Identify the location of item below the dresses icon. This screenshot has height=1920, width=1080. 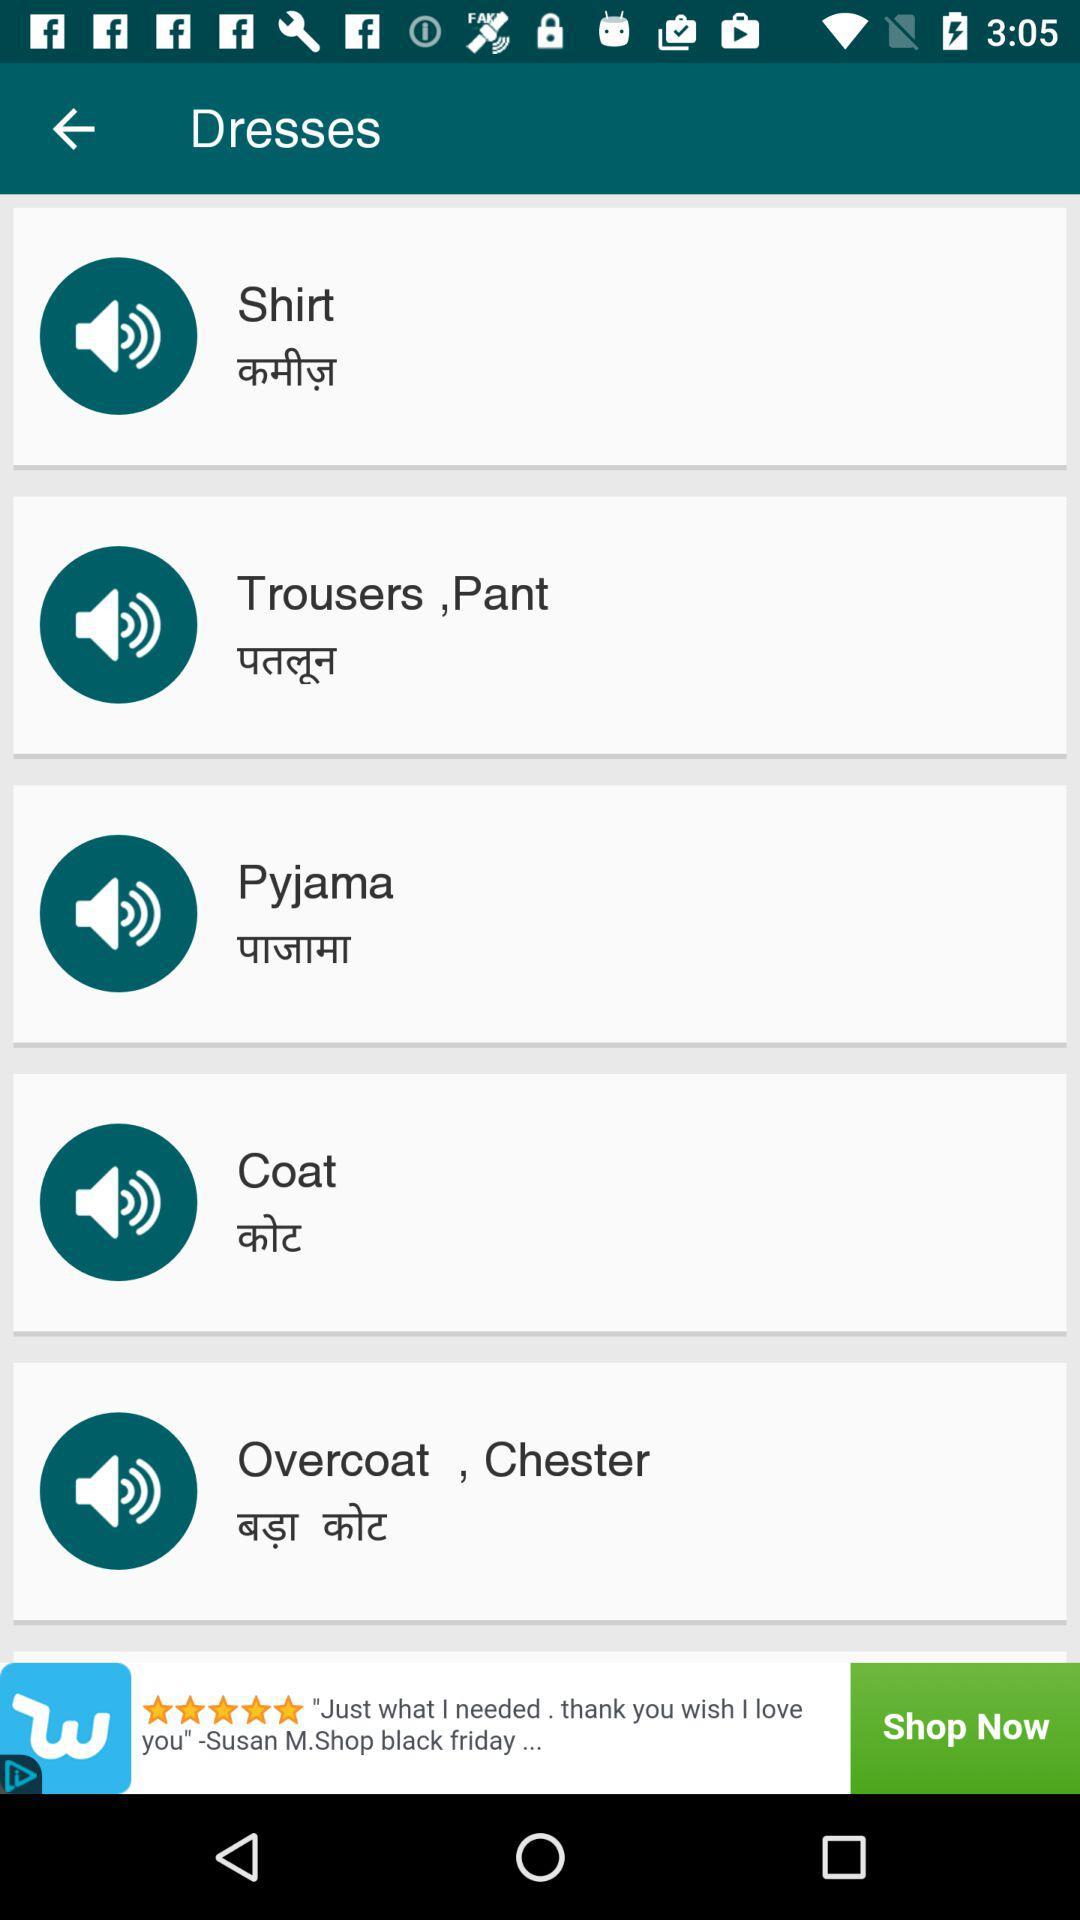
(285, 303).